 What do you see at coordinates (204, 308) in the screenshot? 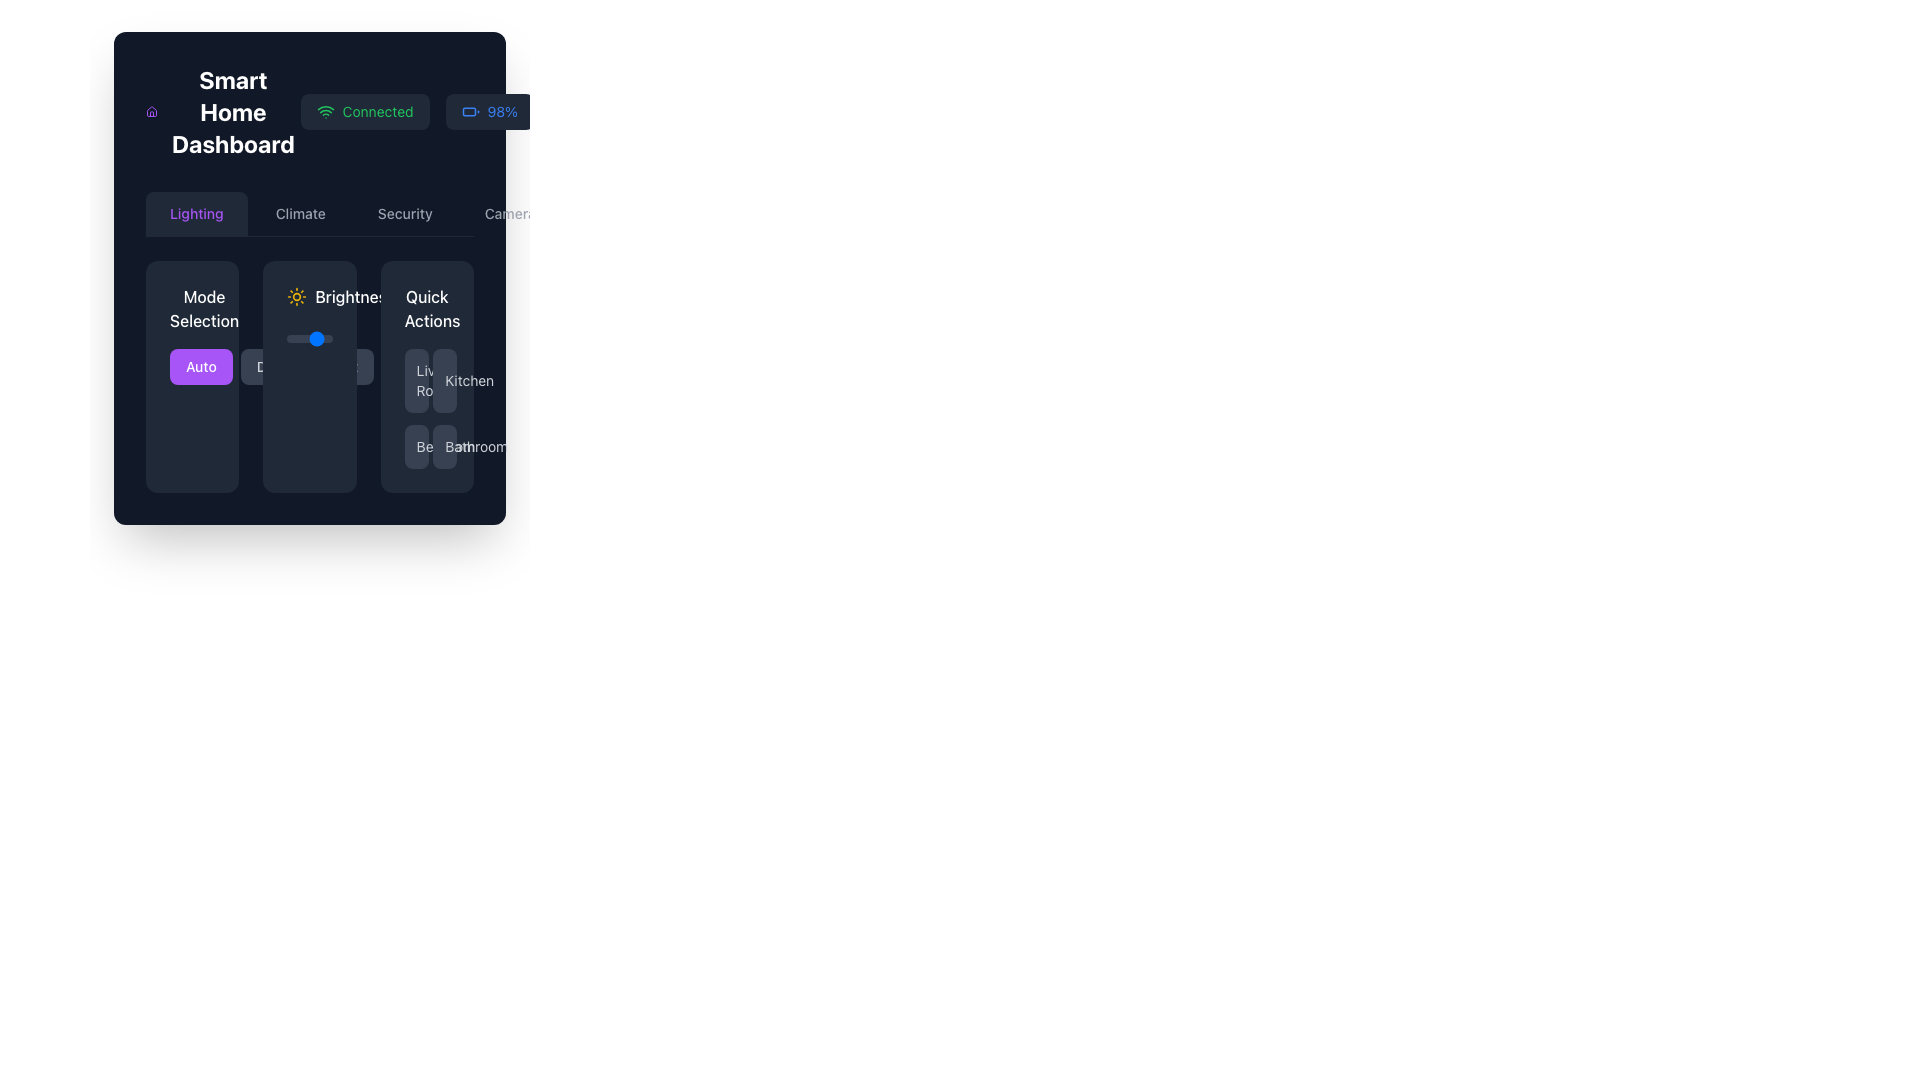
I see `text label displaying 'Mode Selection' which is located in the leftmost column of the UI and above the 'Auto' button` at bounding box center [204, 308].